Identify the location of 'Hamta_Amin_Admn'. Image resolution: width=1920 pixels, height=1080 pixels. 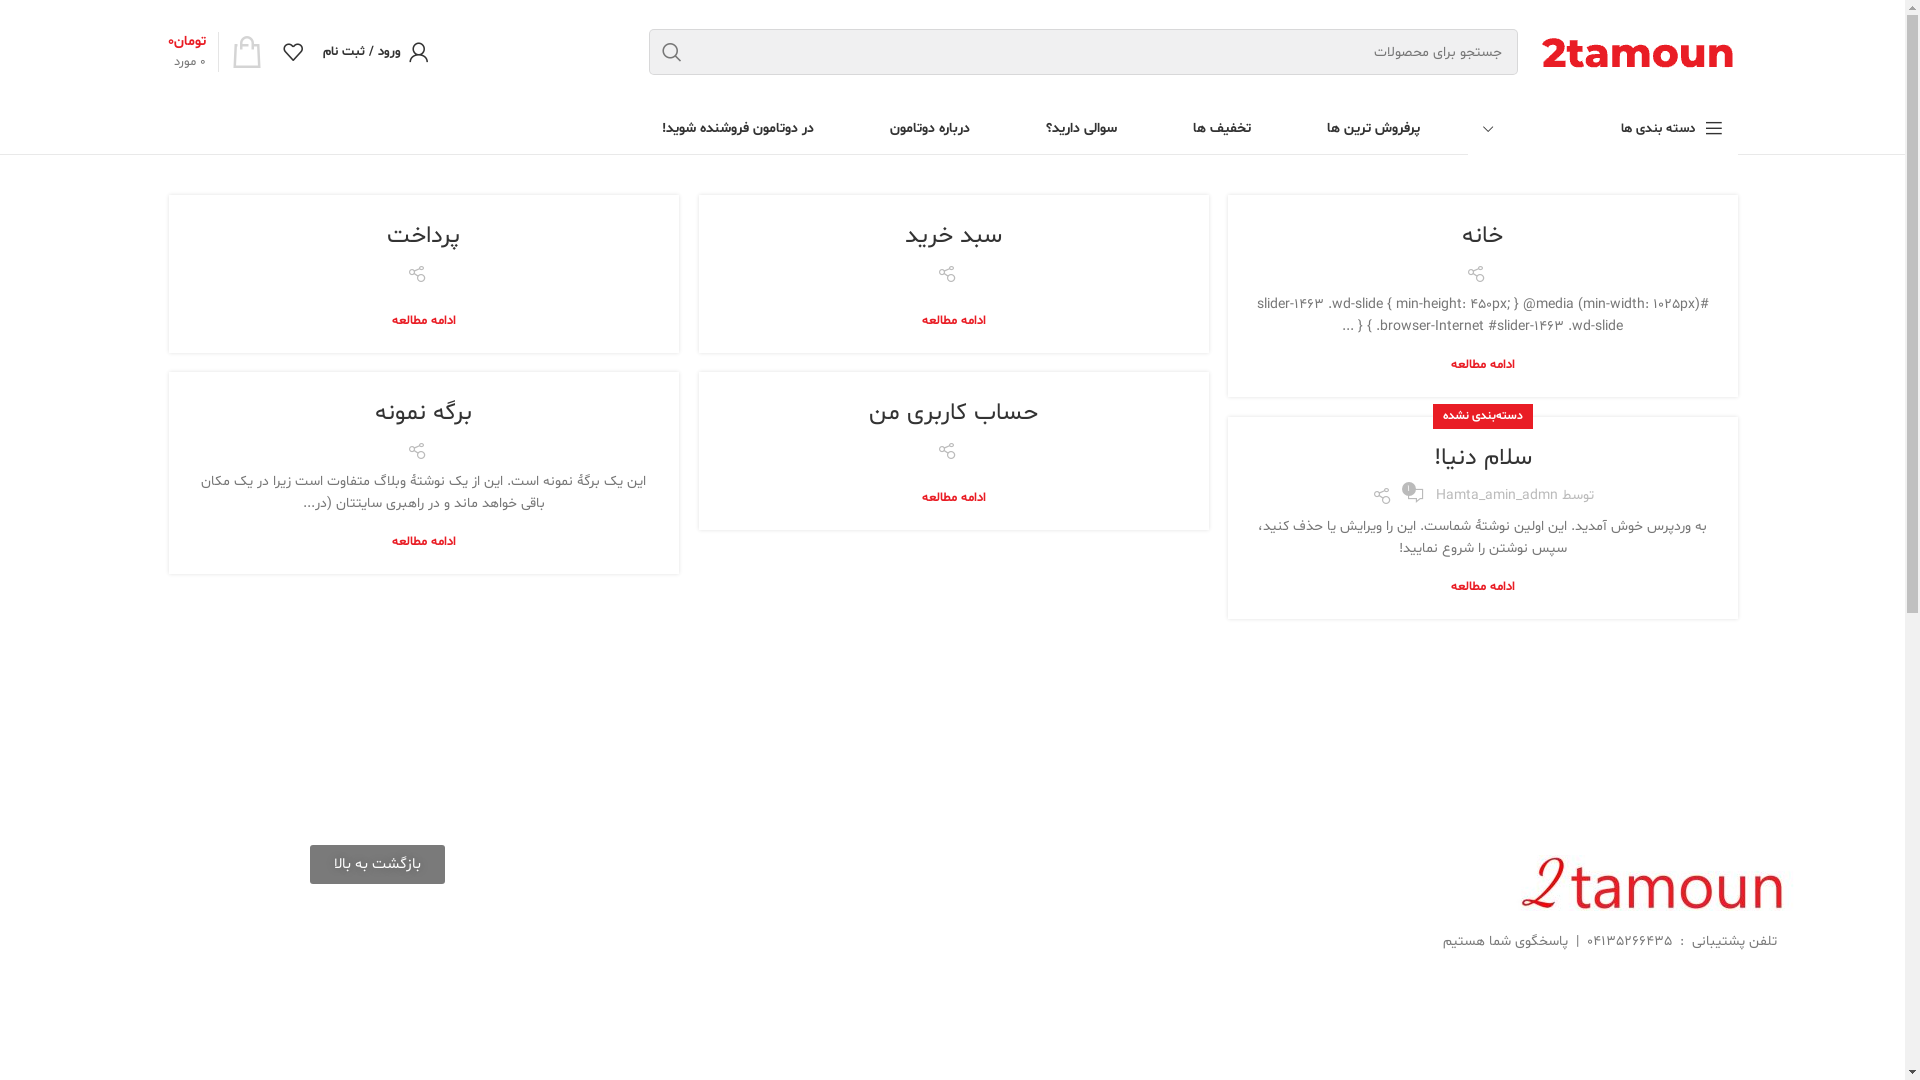
(1434, 495).